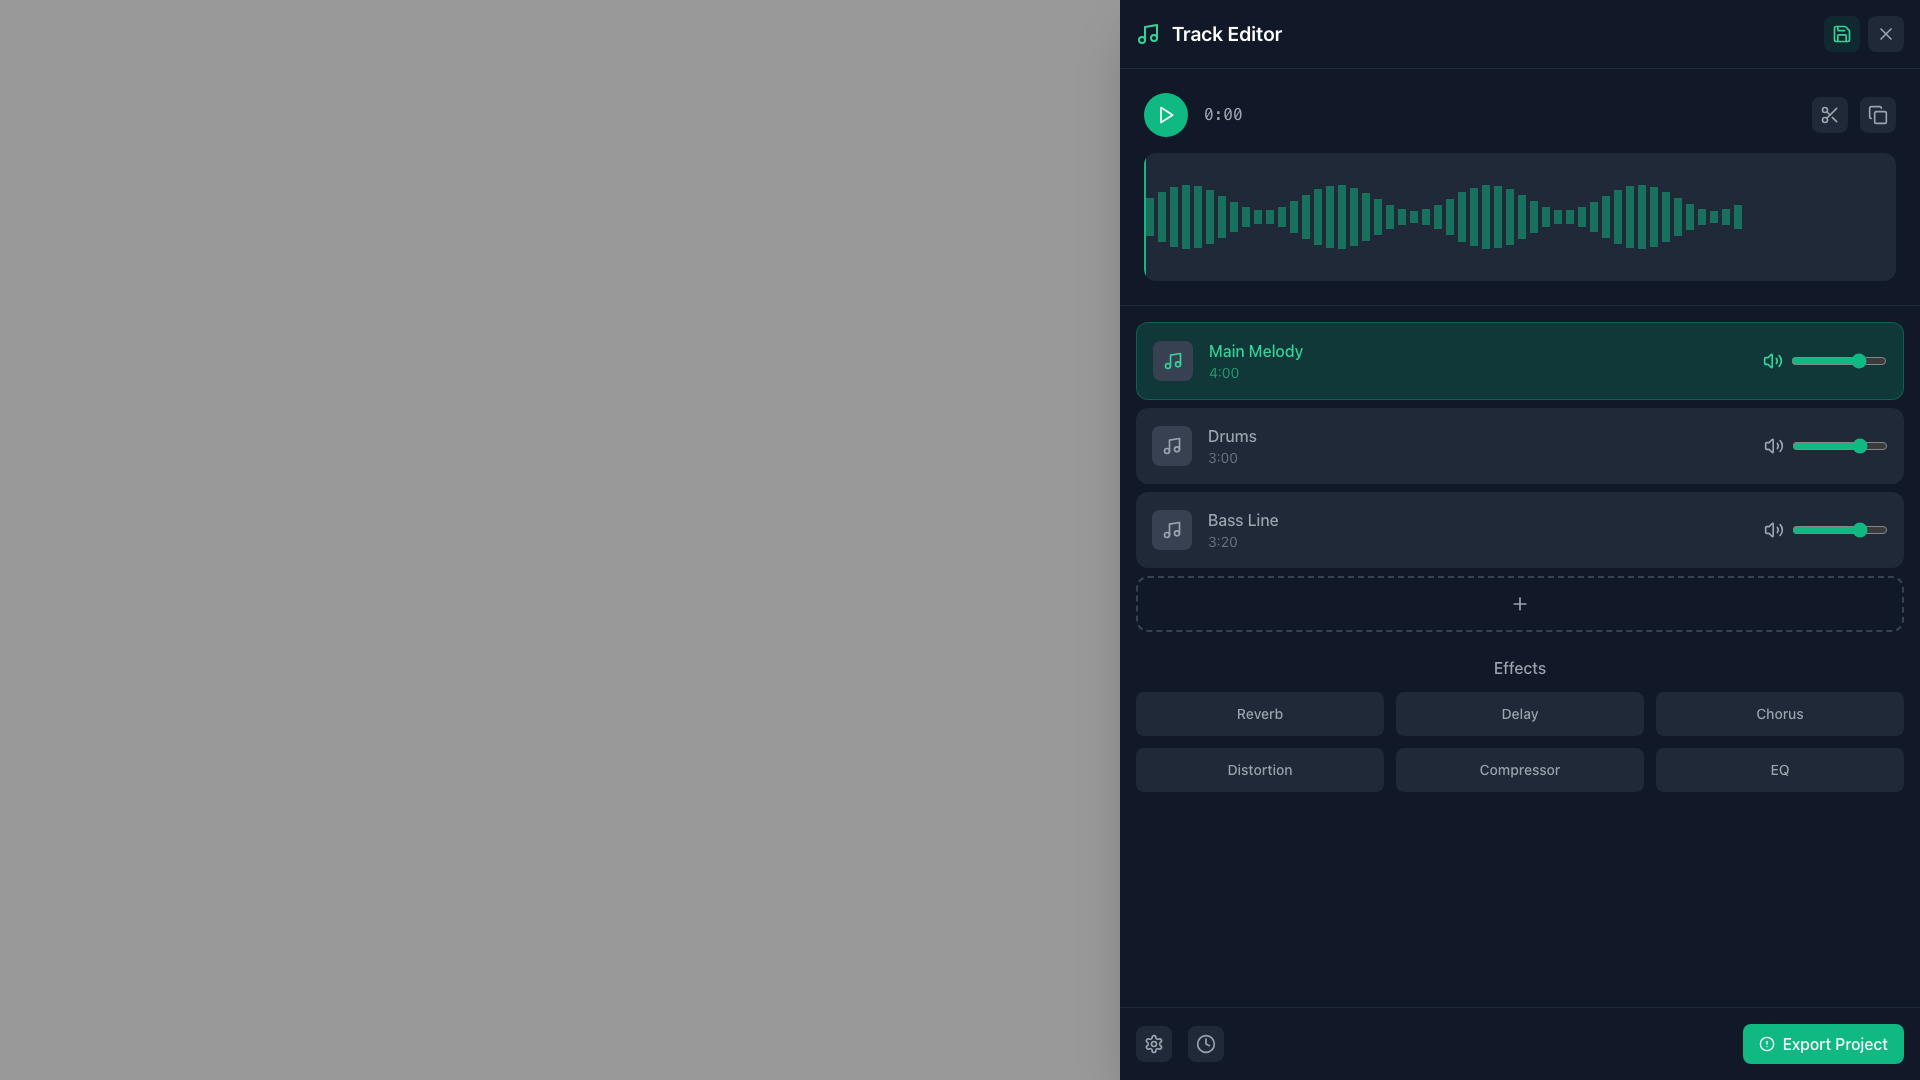  I want to click on the 18th green waveform bar in the track editor interface, which is a tall, narrow rectangle with a semi-transparent appearance, so click(1353, 216).